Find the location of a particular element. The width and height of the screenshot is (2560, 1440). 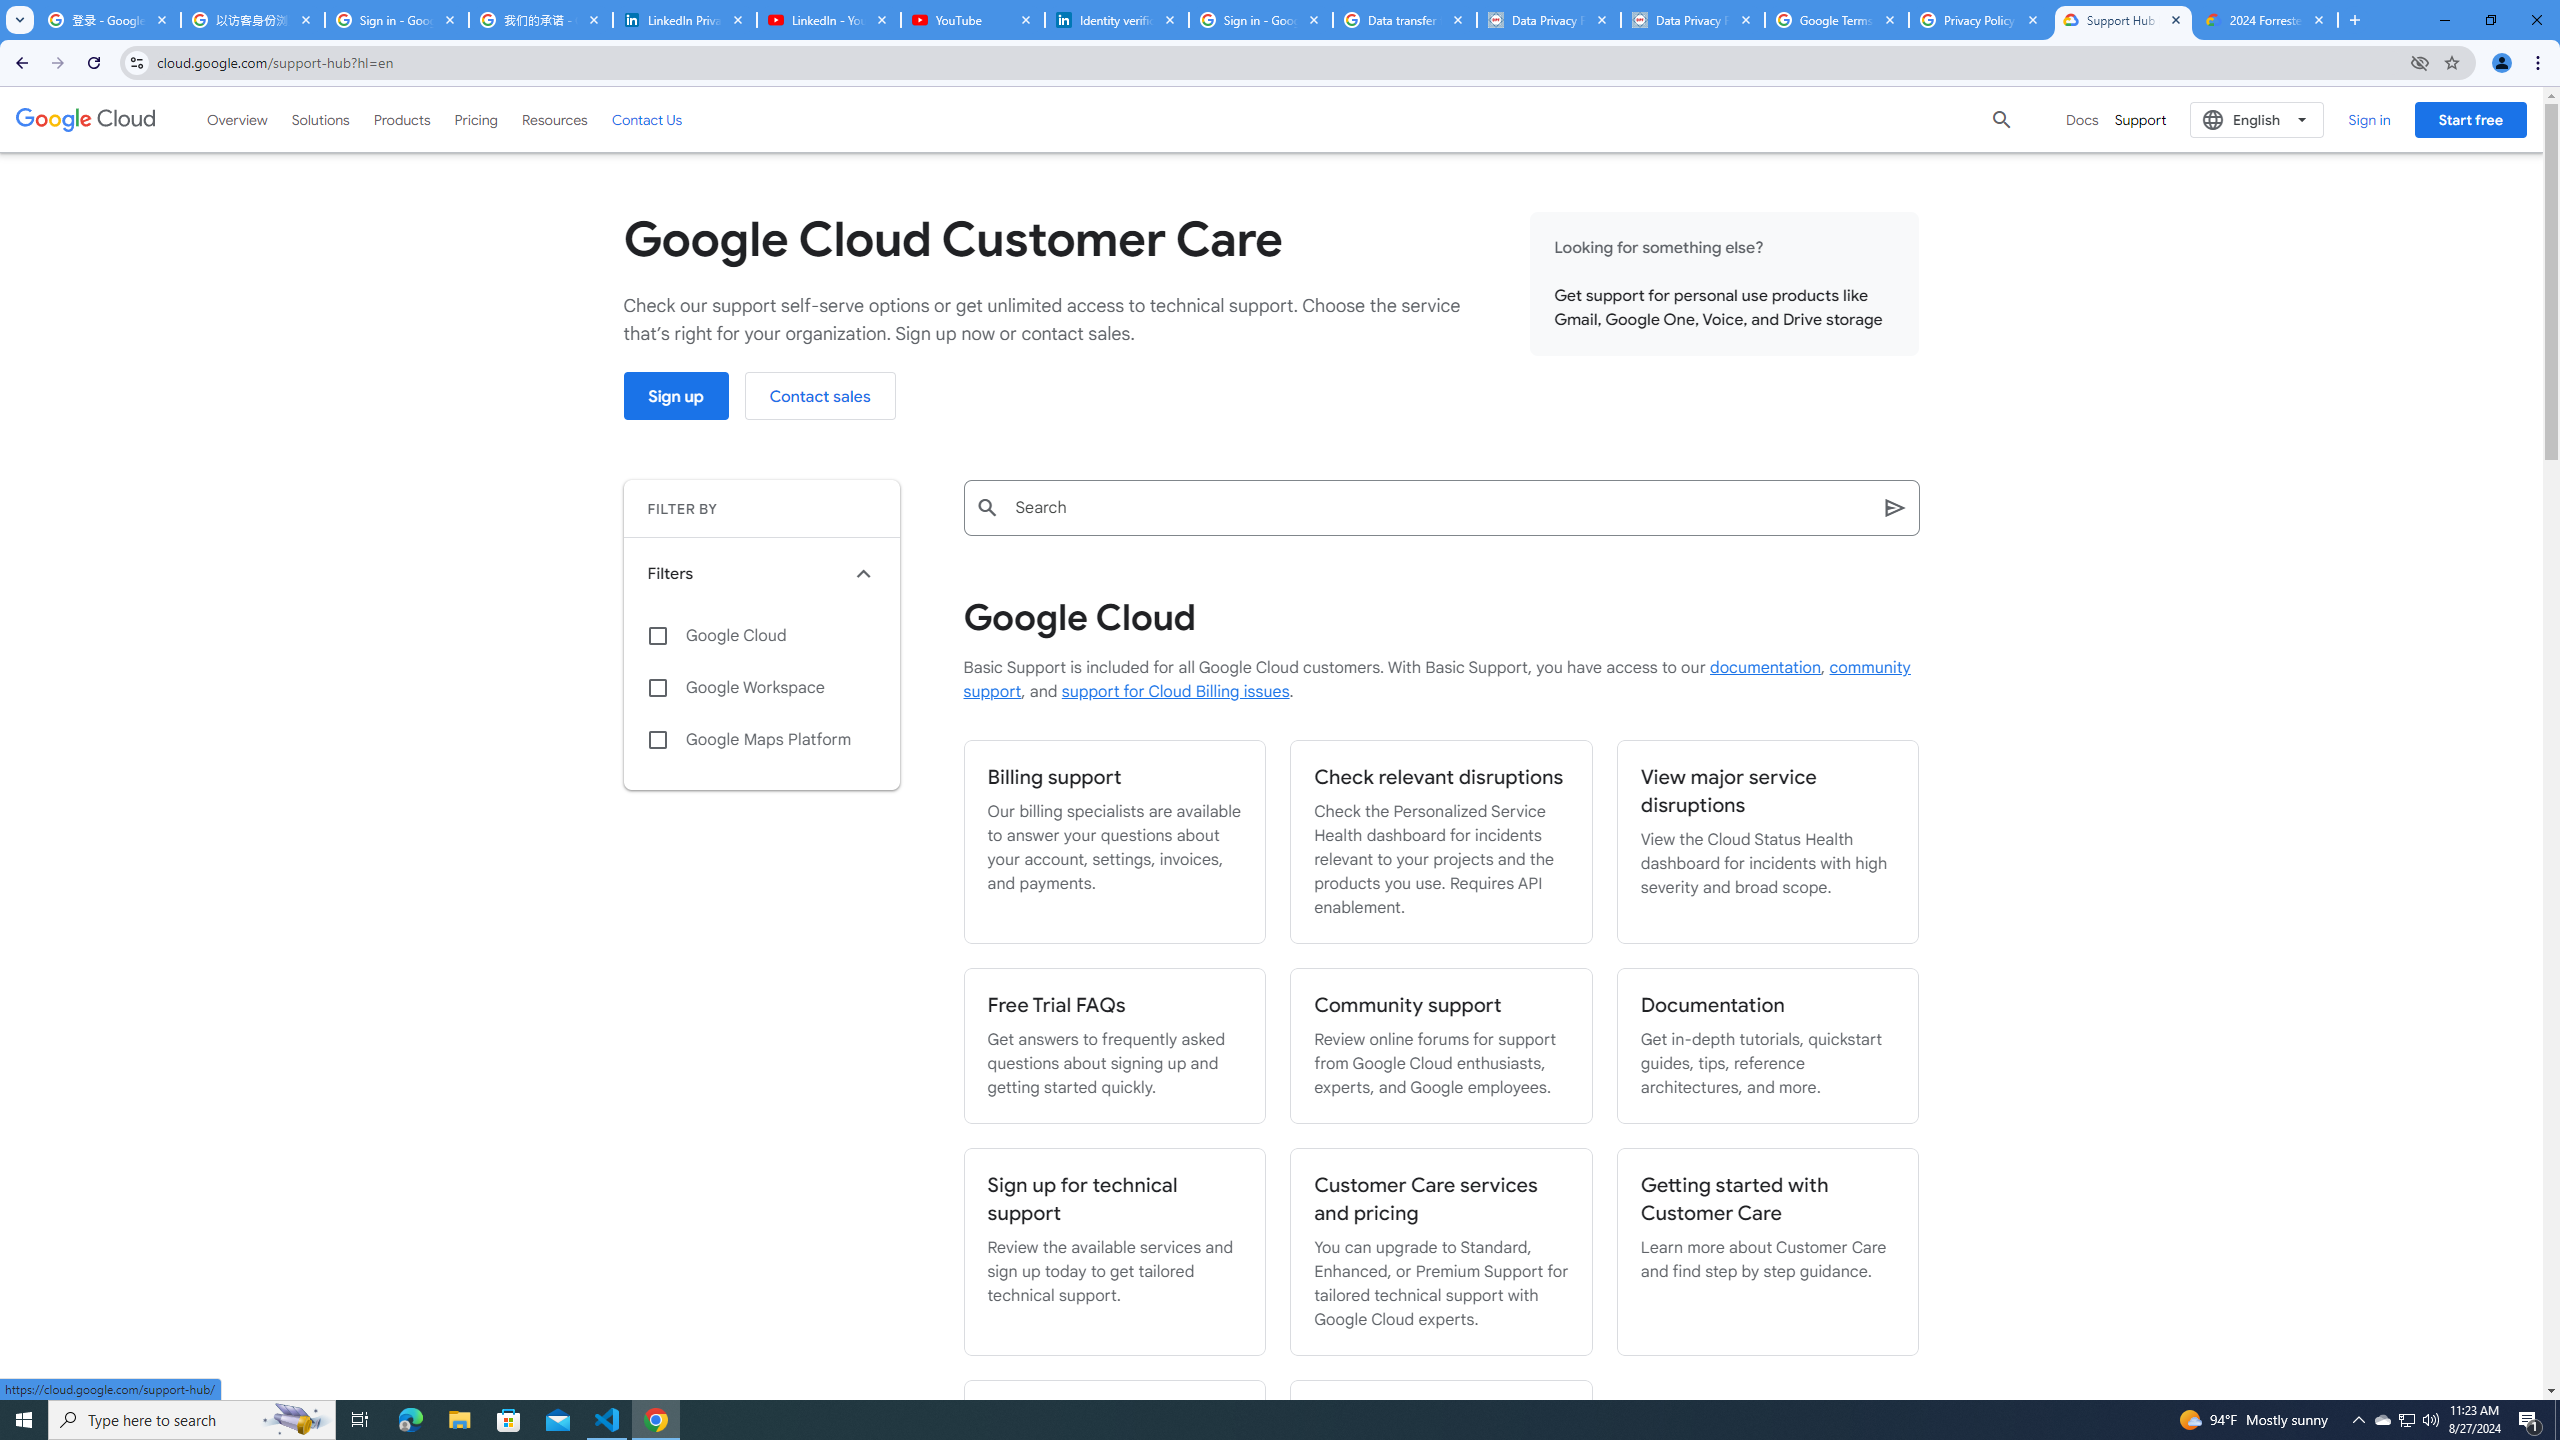

'Solutions' is located at coordinates (319, 118).